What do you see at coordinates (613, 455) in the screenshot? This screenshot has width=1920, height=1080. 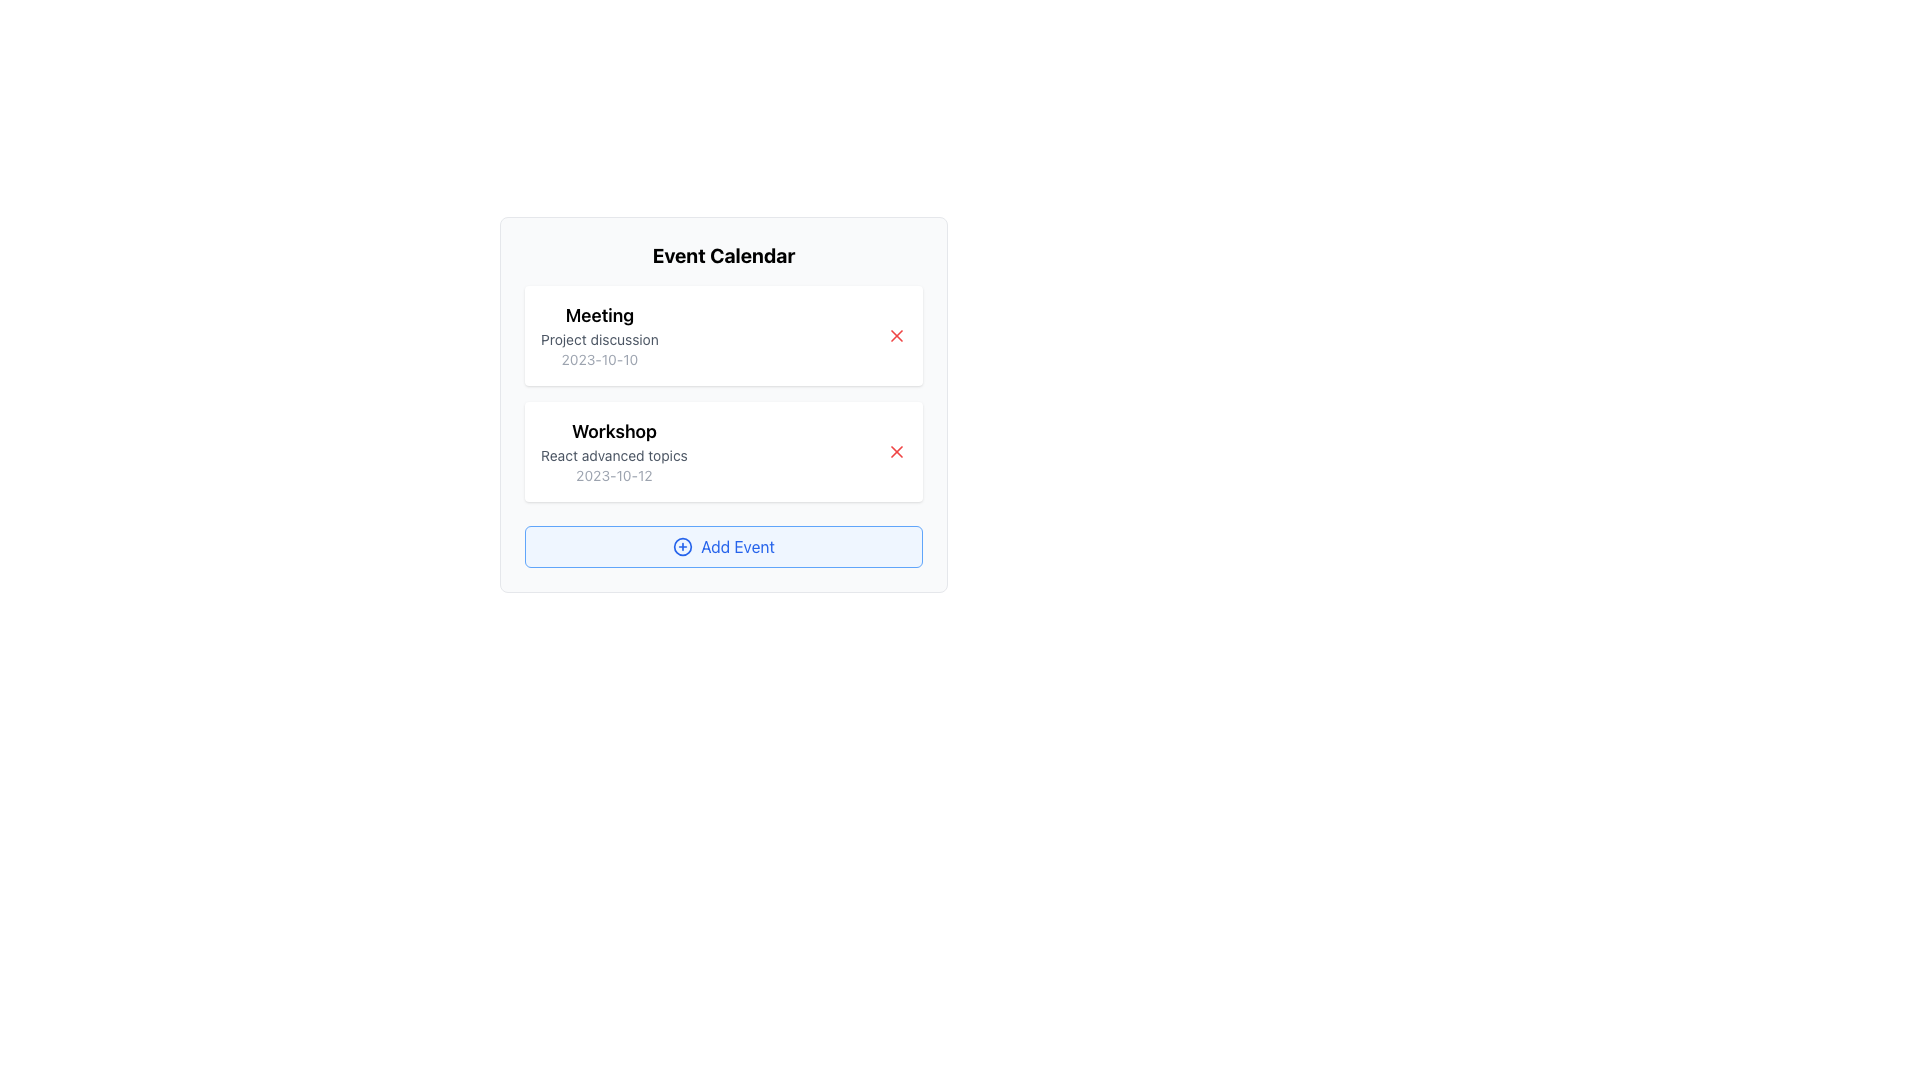 I see `the second textual component in the event's details view that serves as a subtitle or description for the workshop entry in the calendar` at bounding box center [613, 455].